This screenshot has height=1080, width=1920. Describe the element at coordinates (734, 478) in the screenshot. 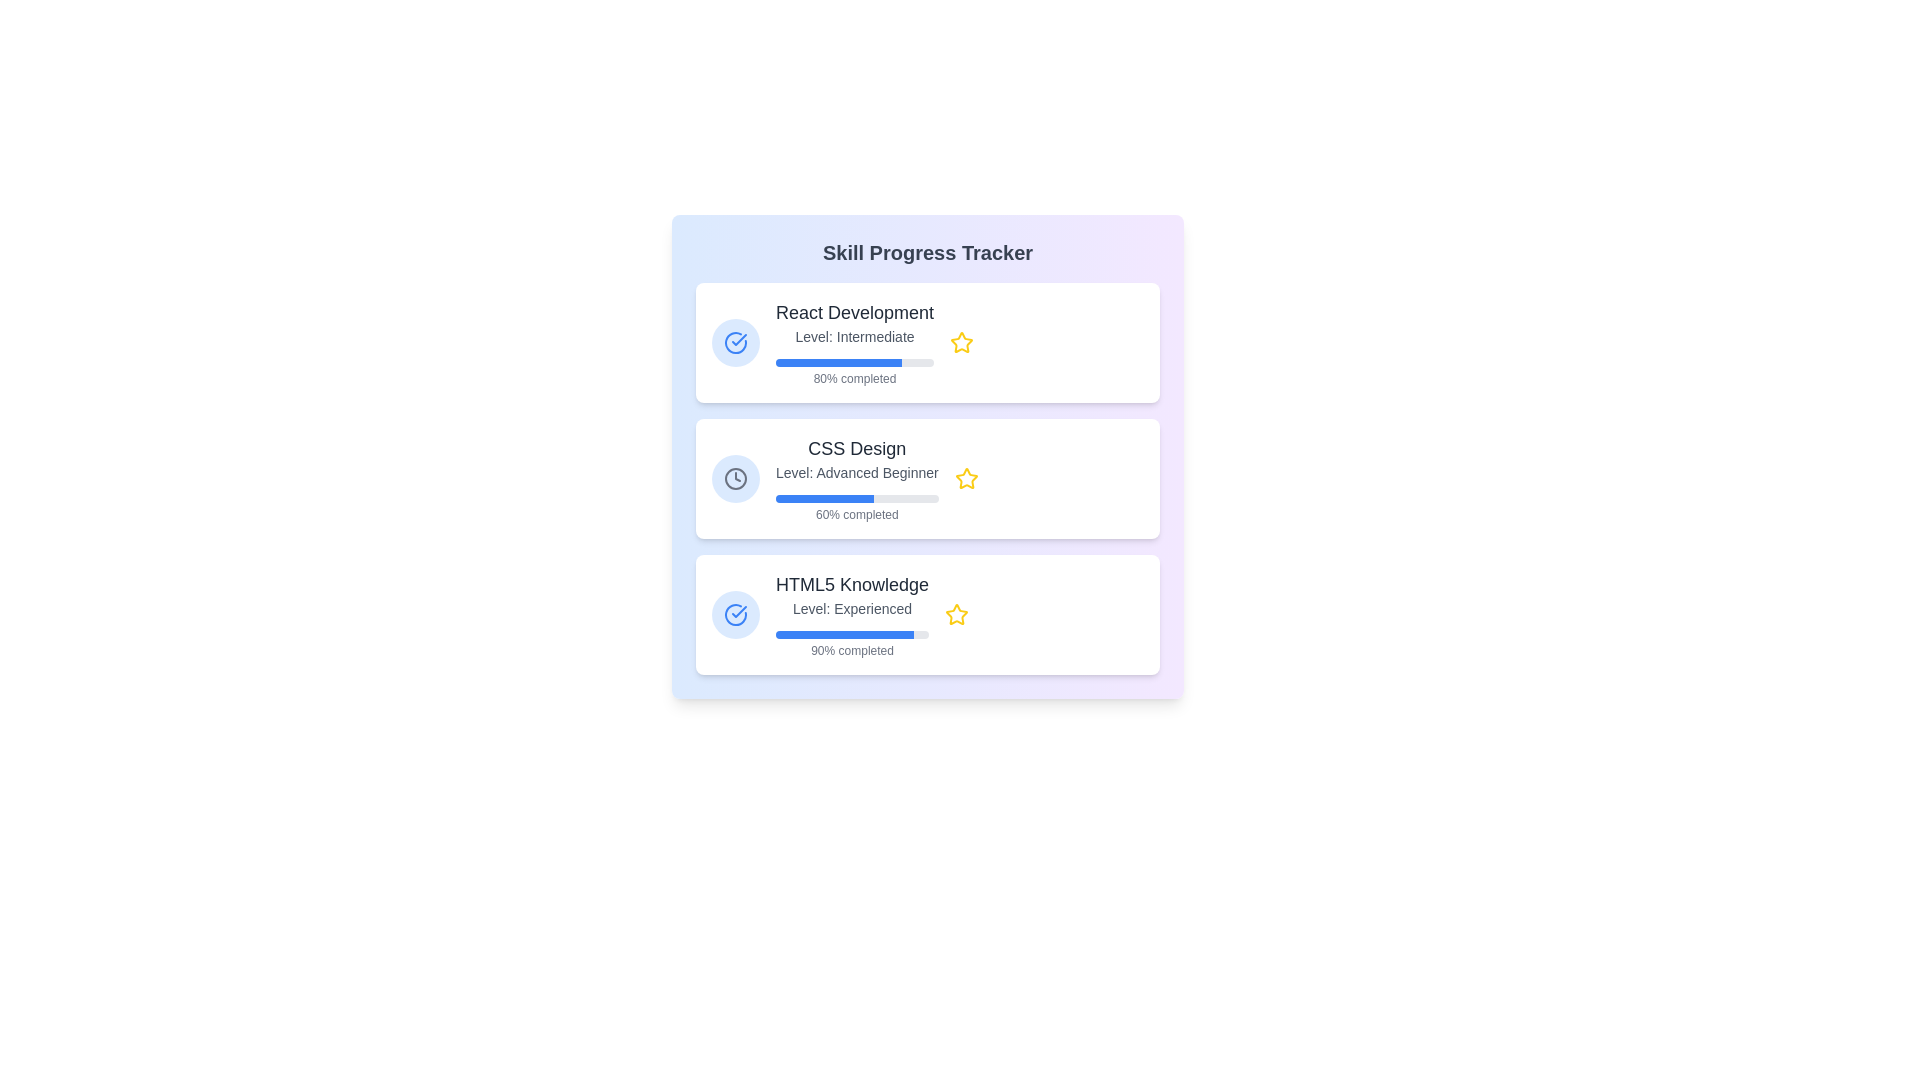

I see `the decorative icon representing the CSS Design skill level, located within the second entry of the Skill Progress Tracker interface` at that location.